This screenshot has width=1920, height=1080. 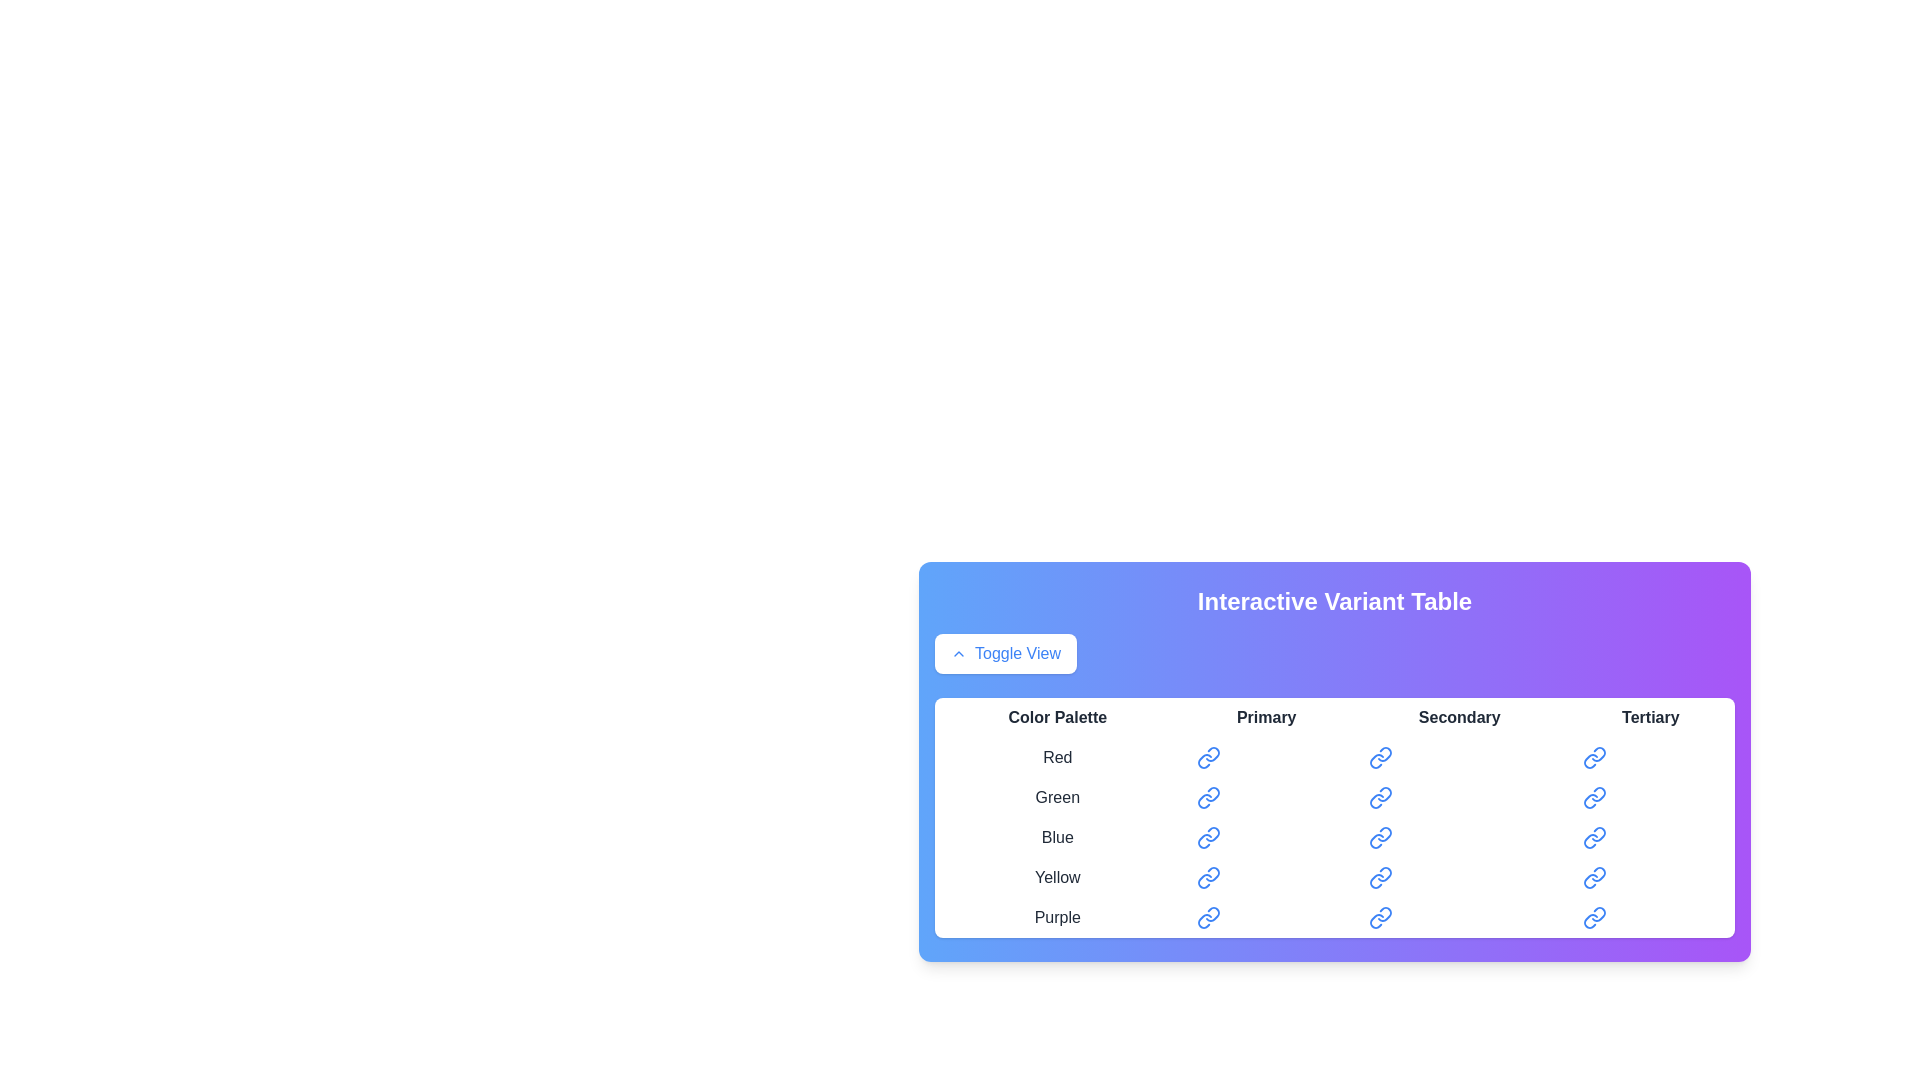 I want to click on the Hyperlink icon located in the 'Interactive Variant Table' under the 'Purple' row and 'Secondary' column, so click(x=1379, y=918).